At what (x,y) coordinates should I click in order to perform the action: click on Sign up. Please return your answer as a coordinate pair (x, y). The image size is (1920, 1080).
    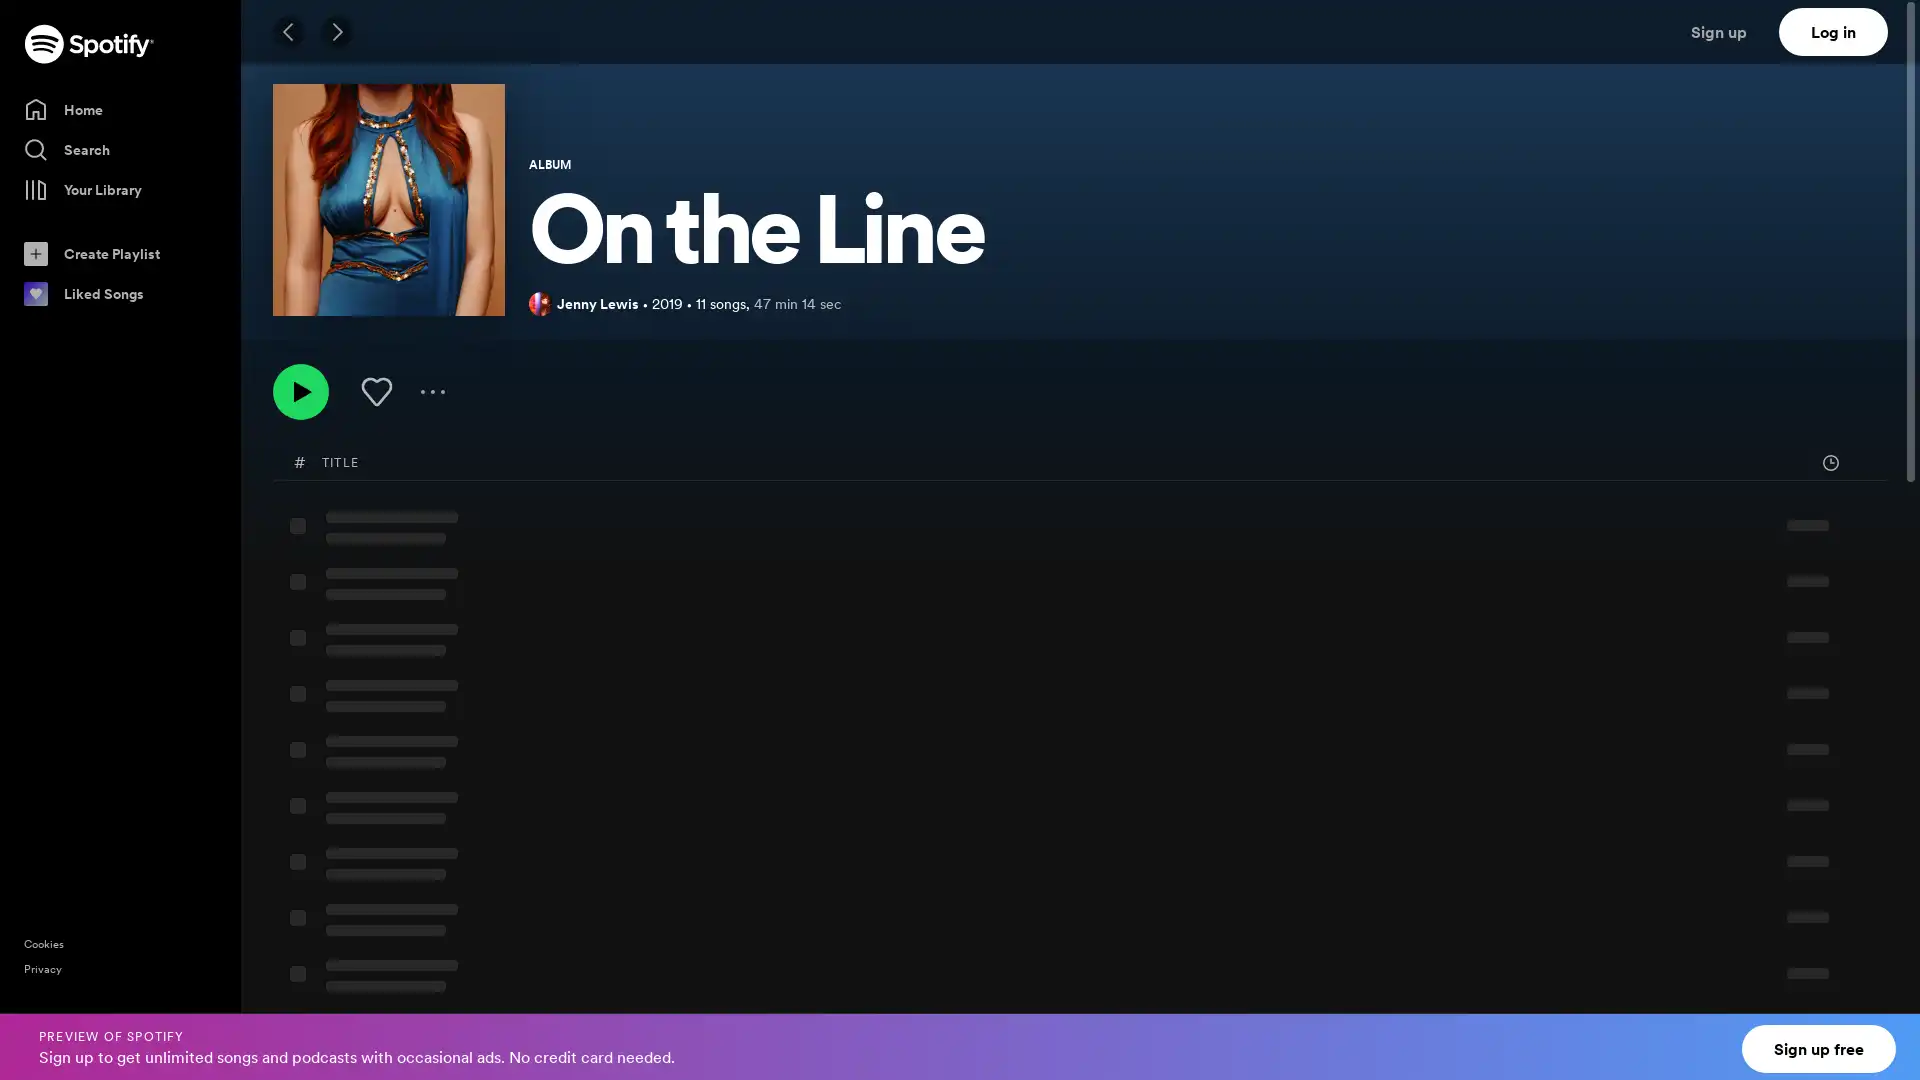
    Looking at the image, I should click on (1730, 31).